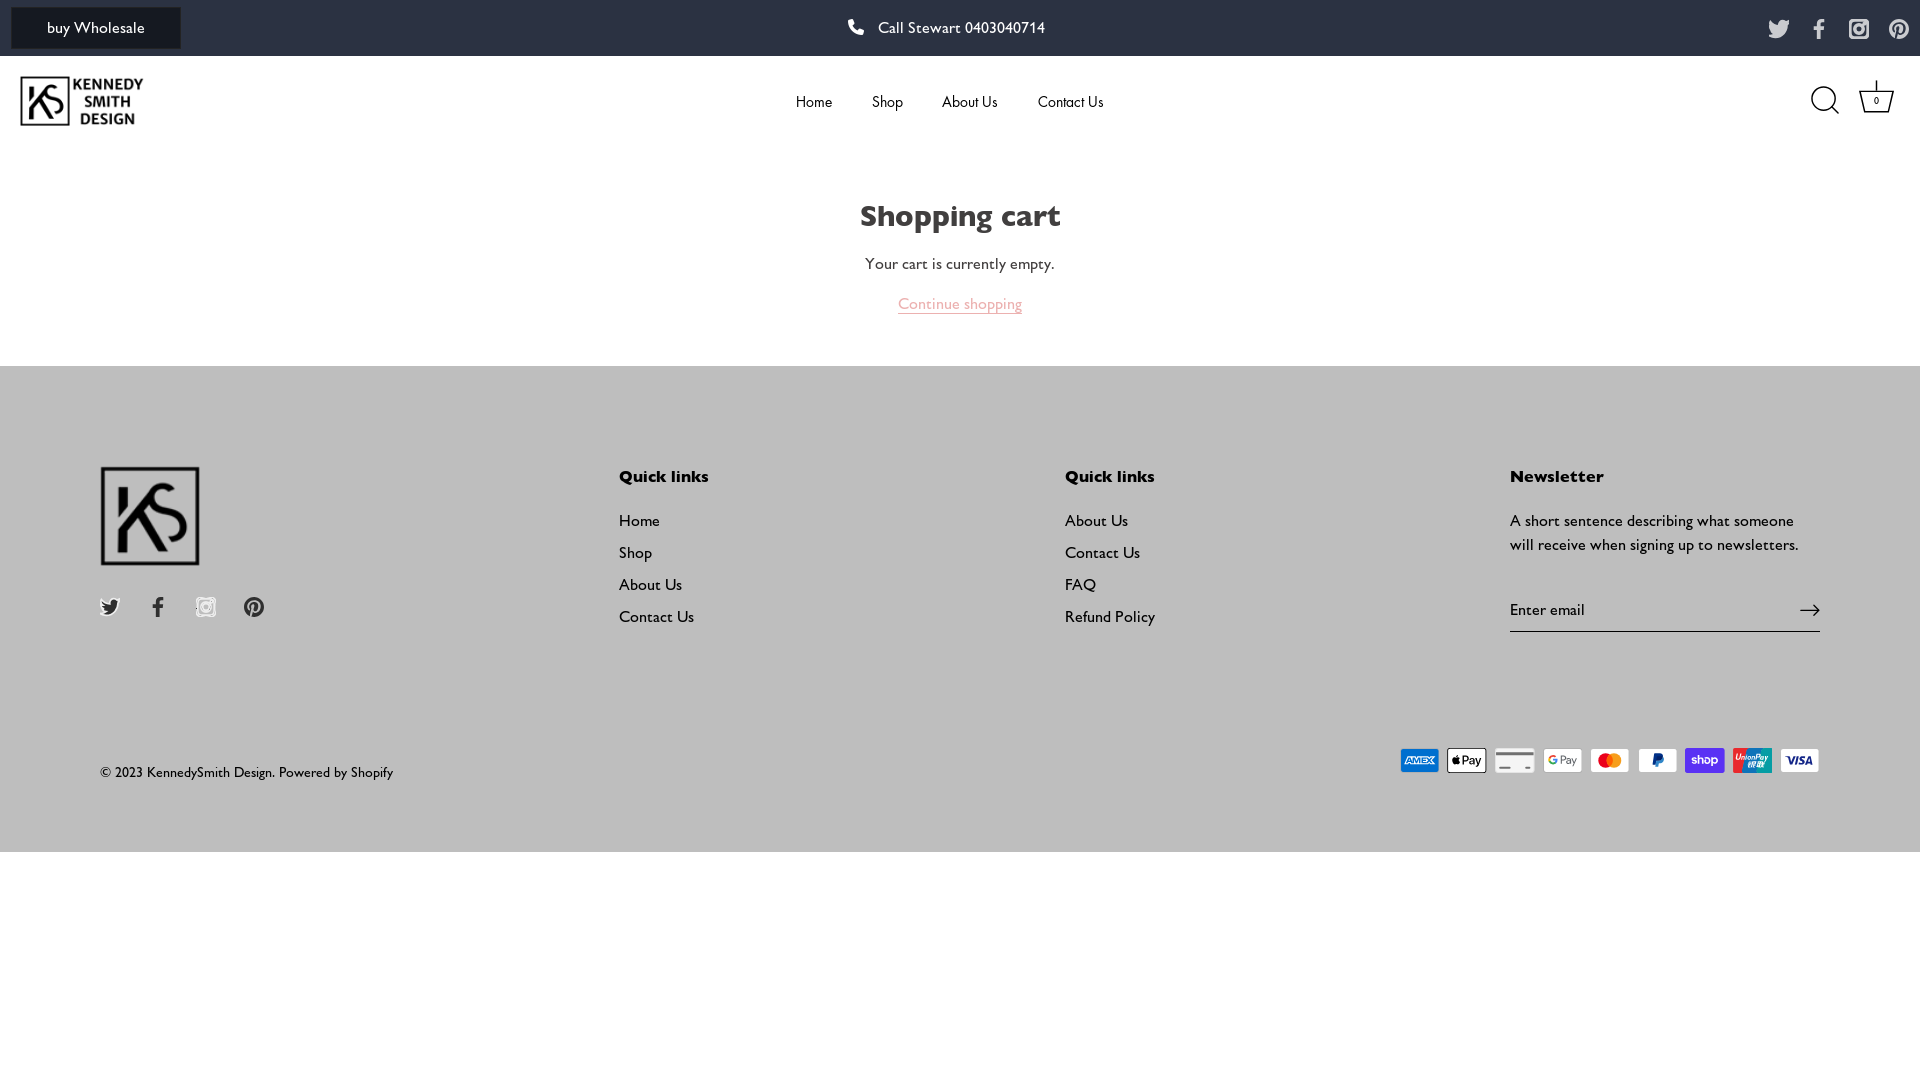 Image resolution: width=1920 pixels, height=1080 pixels. I want to click on 'Home', so click(638, 519).